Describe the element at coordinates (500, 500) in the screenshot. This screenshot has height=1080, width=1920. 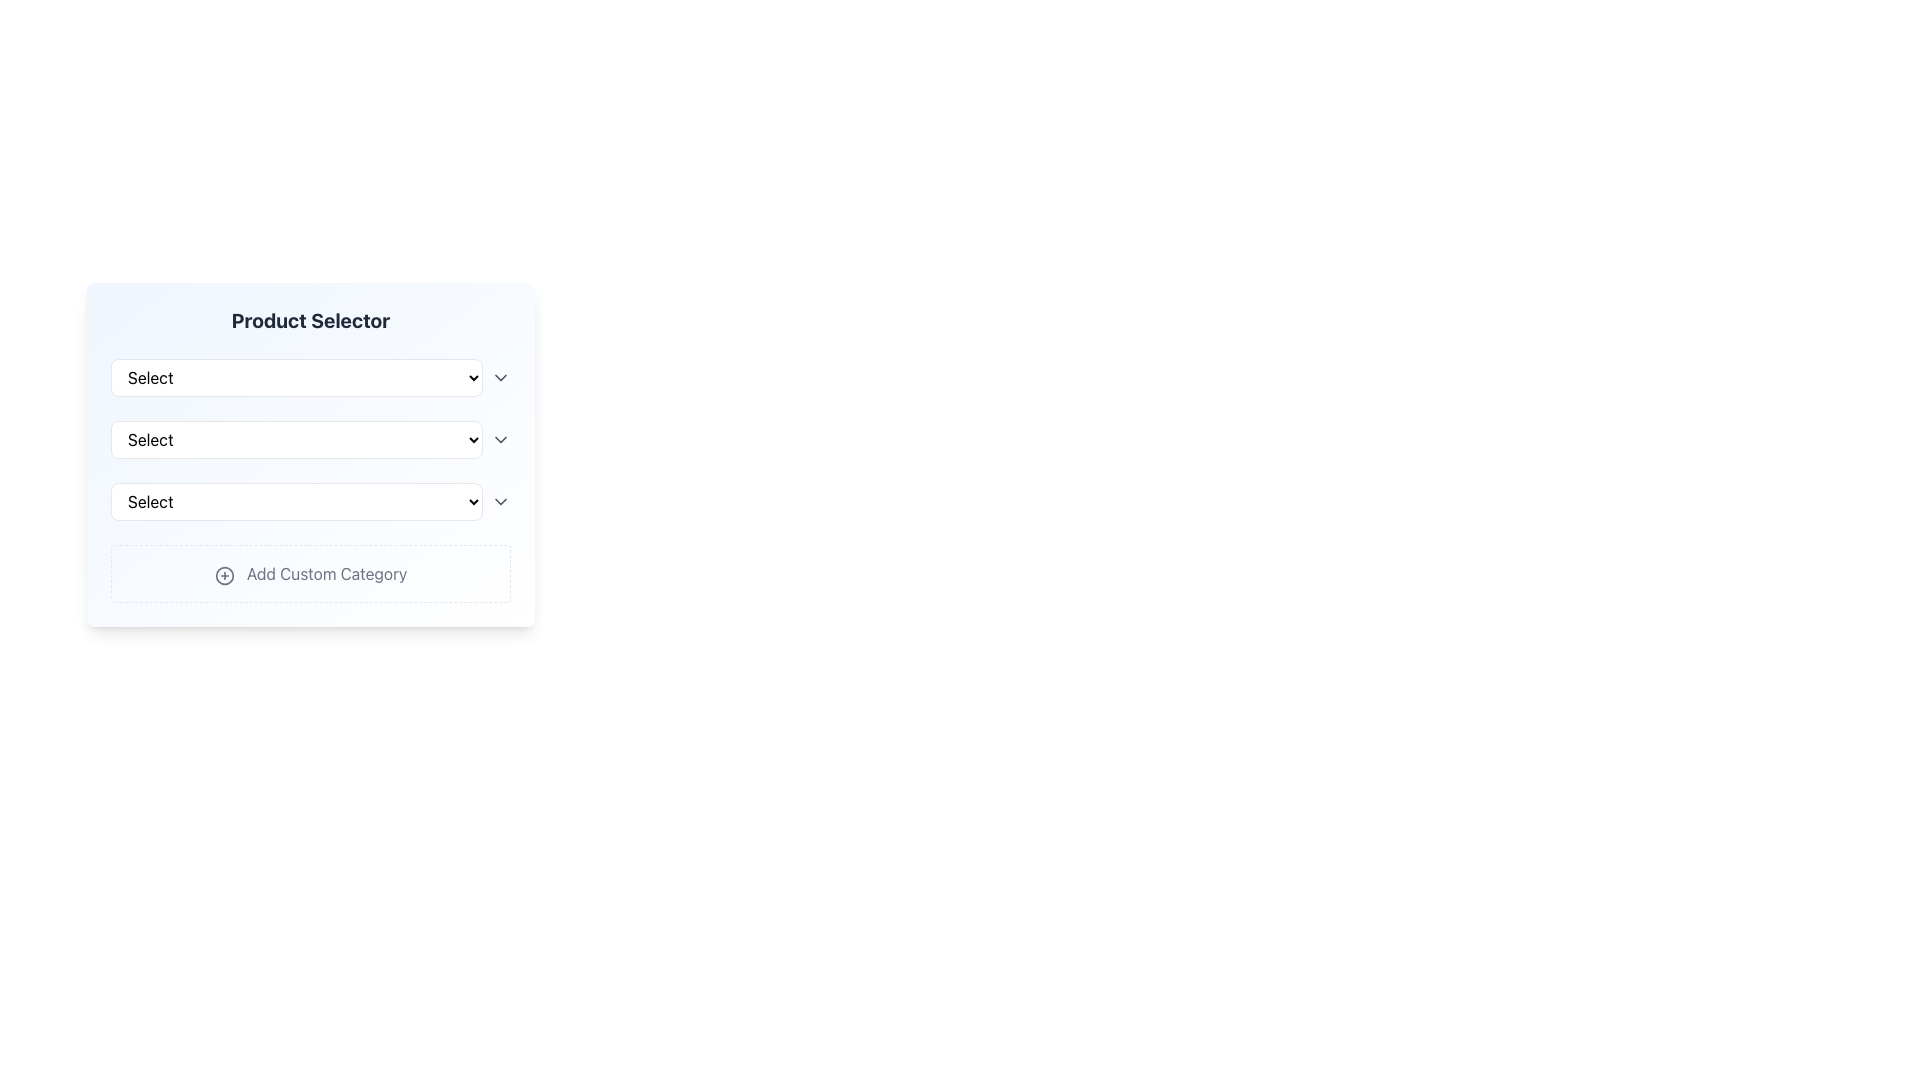
I see `the Chevron icon located to the right of the 'Select' text in the third dropdown row of the 'Product Selector' interface` at that location.